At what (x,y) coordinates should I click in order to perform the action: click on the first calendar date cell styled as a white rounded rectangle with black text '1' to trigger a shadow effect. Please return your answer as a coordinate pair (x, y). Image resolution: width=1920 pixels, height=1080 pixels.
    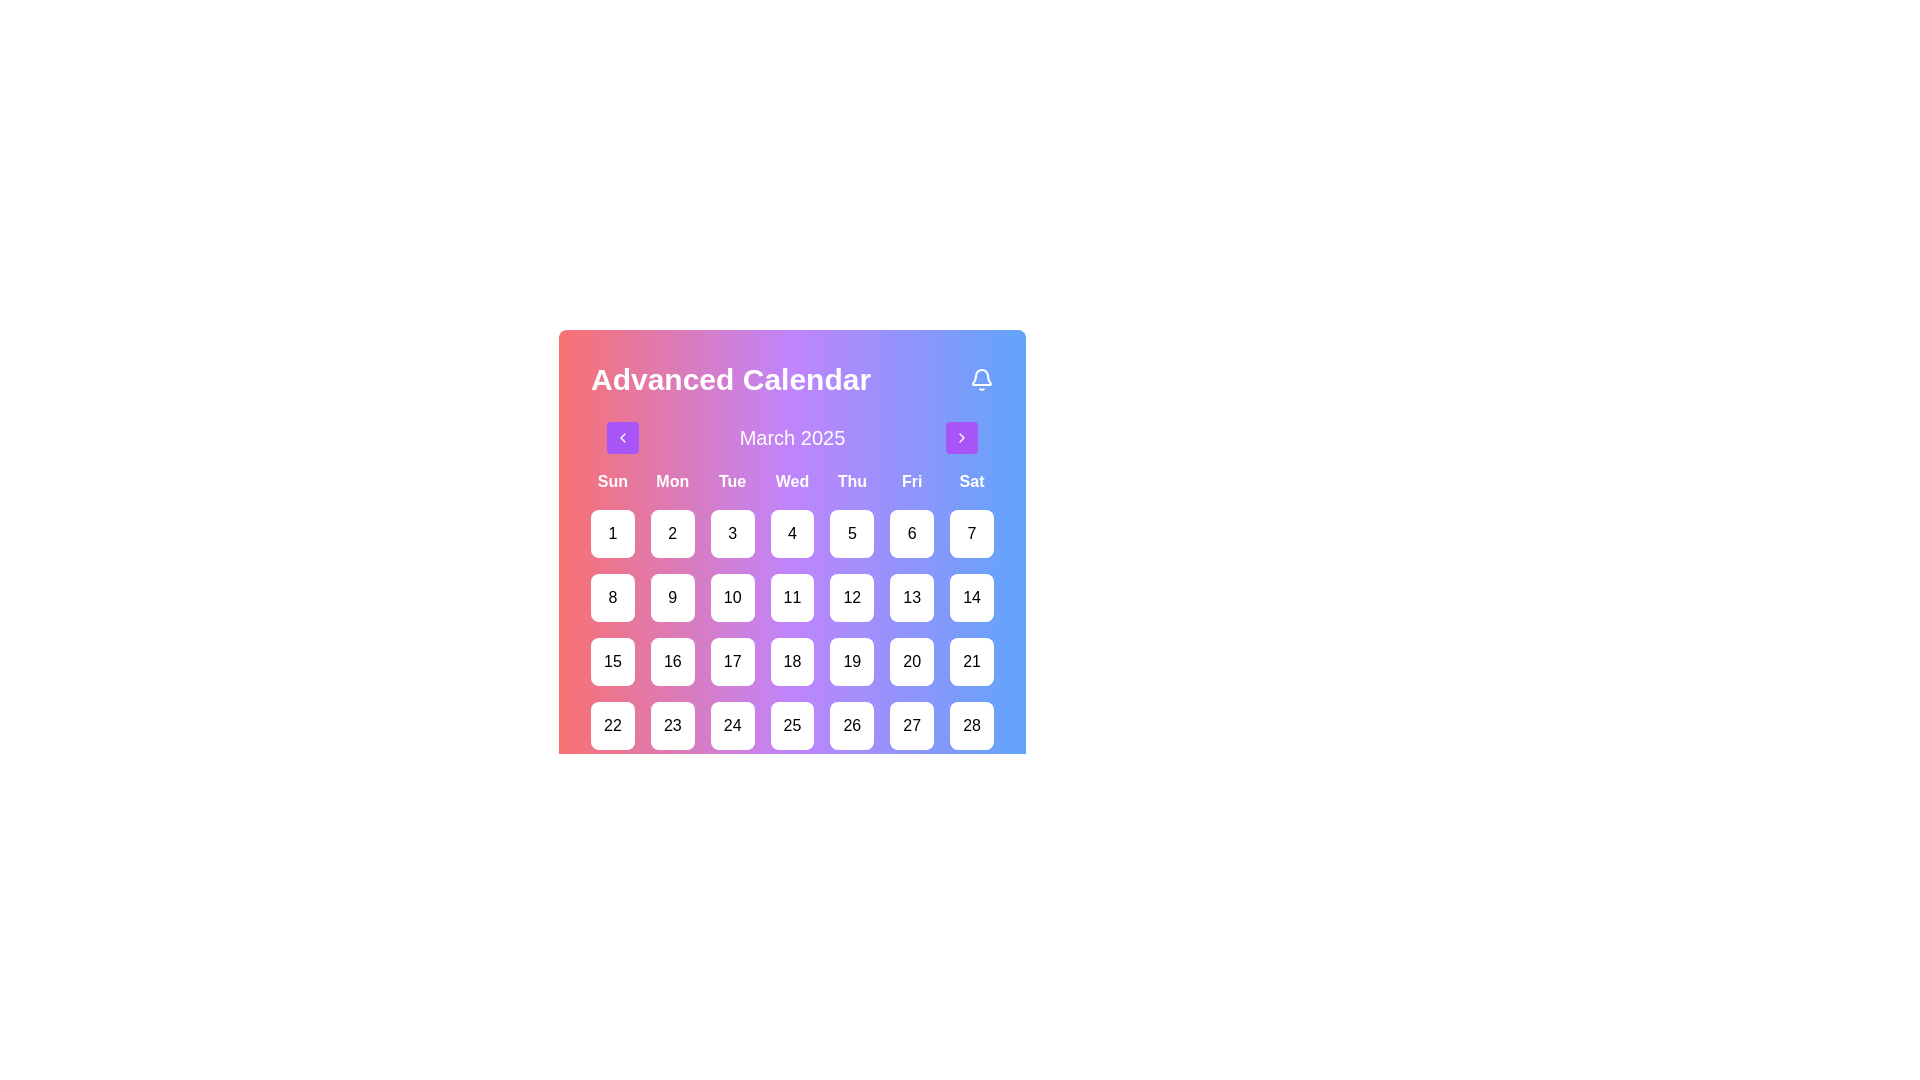
    Looking at the image, I should click on (611, 532).